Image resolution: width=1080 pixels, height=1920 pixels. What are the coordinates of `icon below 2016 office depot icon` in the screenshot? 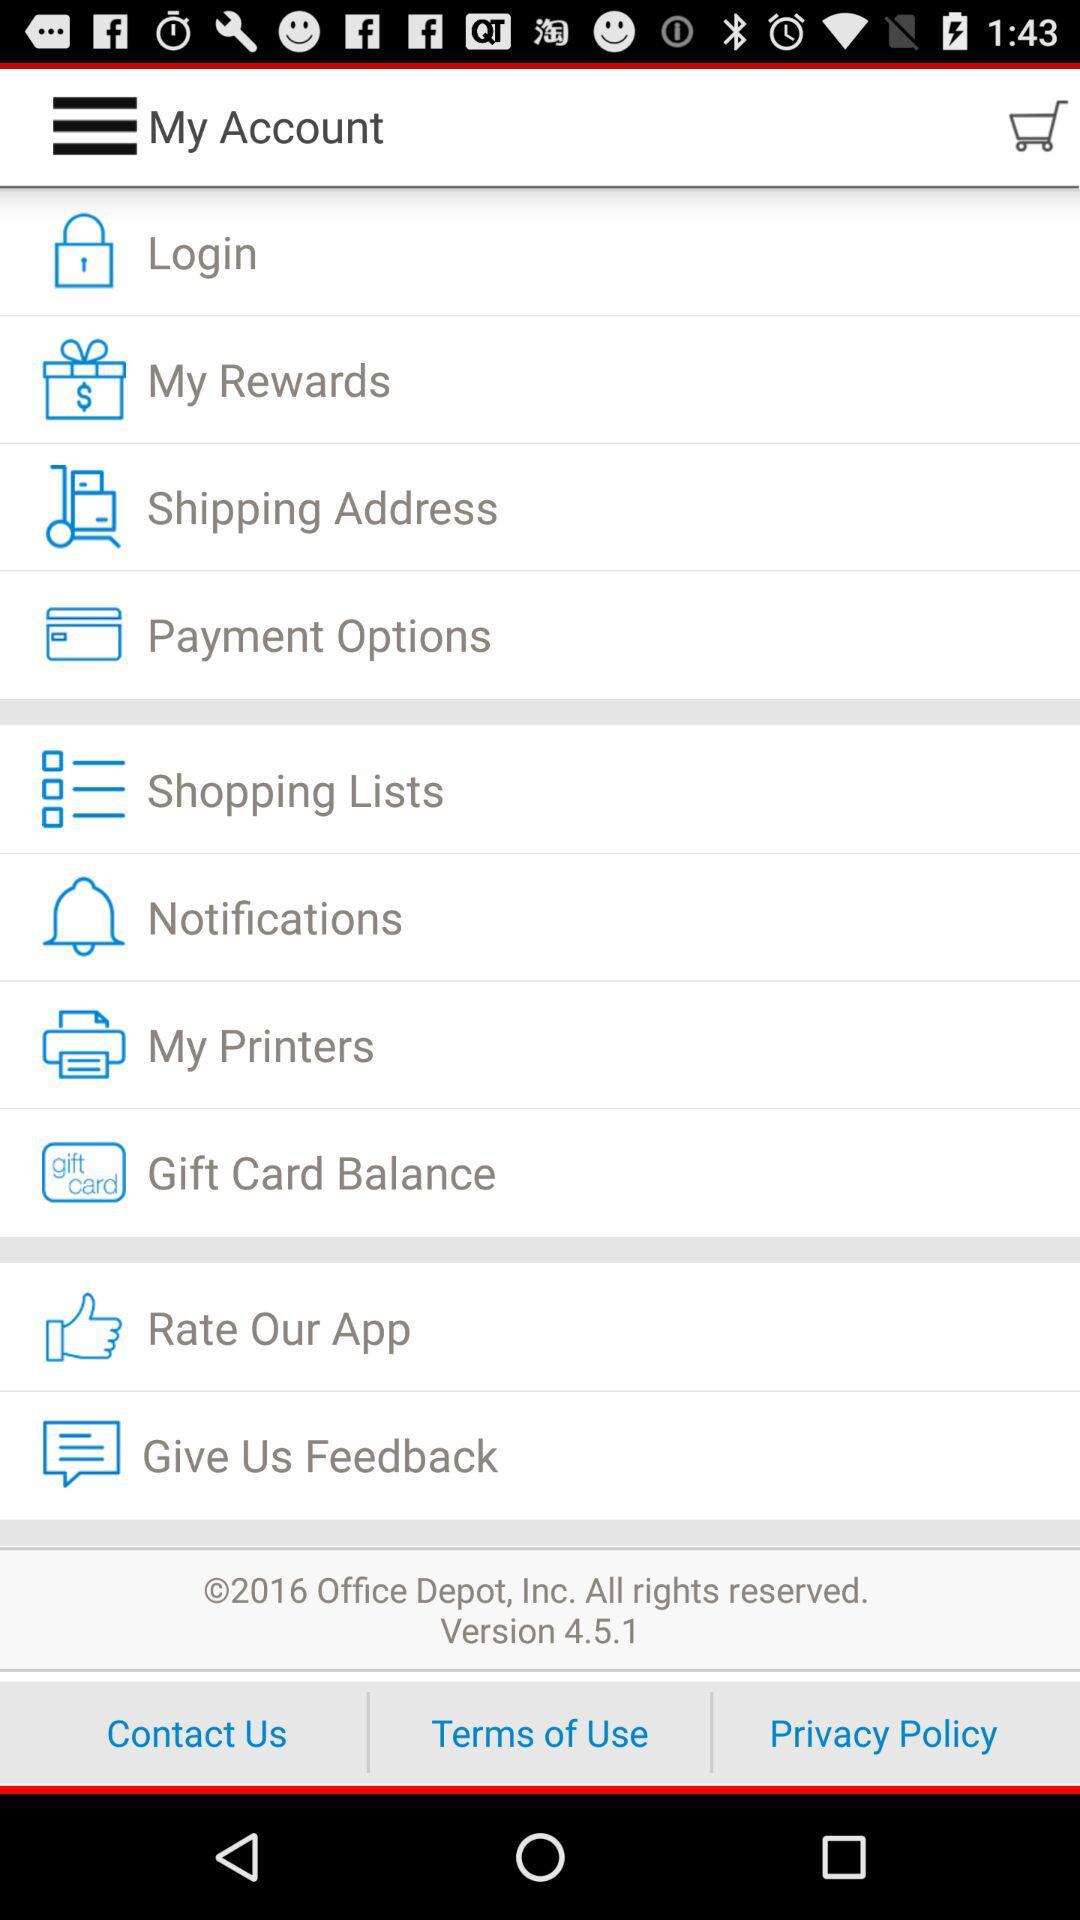 It's located at (882, 1731).